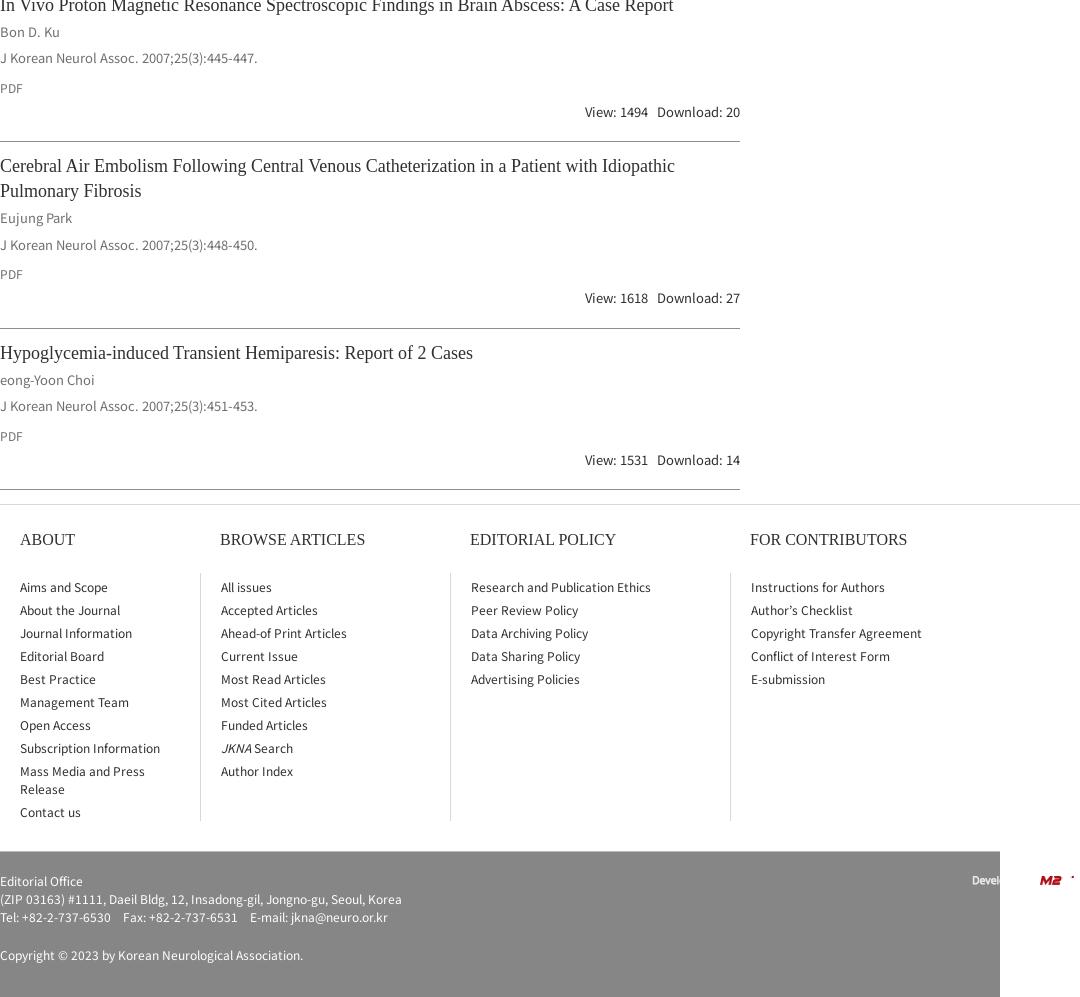  Describe the element at coordinates (19, 700) in the screenshot. I see `'Management Team'` at that location.